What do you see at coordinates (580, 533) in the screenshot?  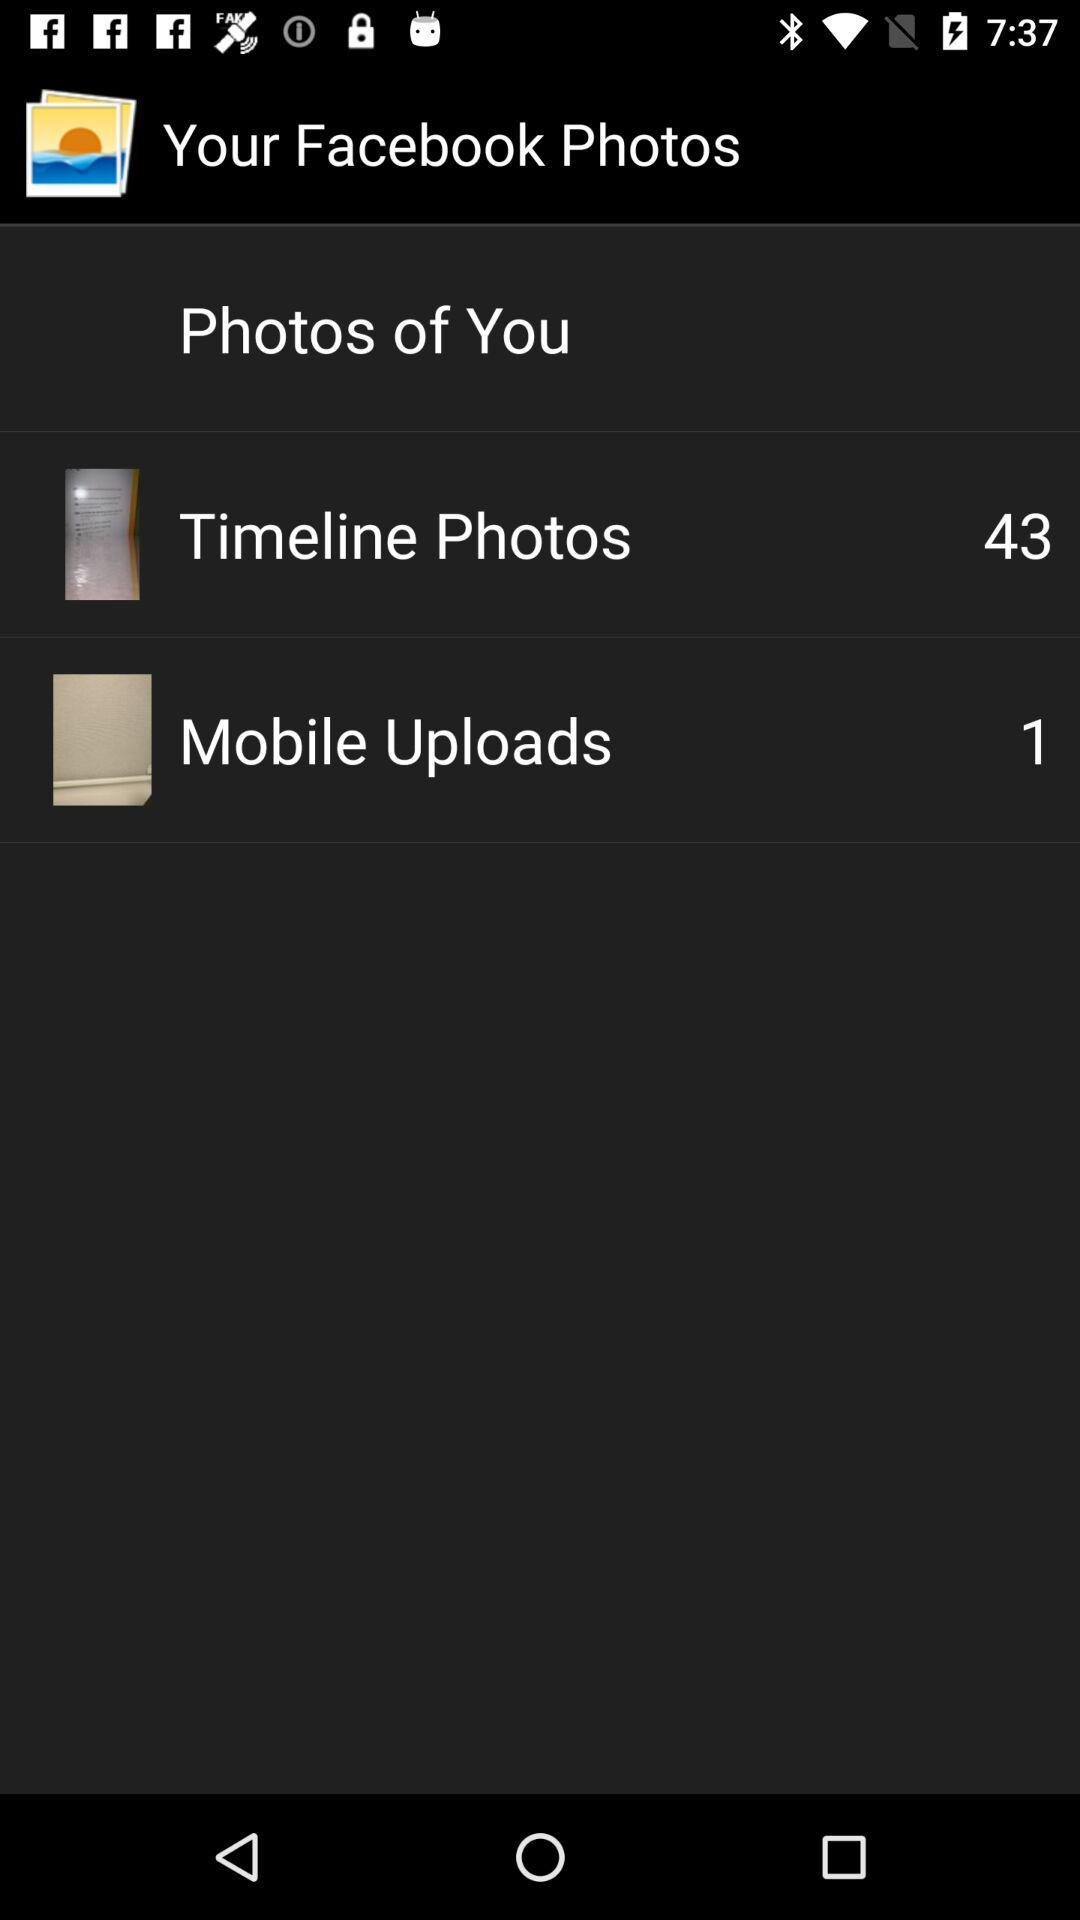 I see `the item below the photos of you icon` at bounding box center [580, 533].